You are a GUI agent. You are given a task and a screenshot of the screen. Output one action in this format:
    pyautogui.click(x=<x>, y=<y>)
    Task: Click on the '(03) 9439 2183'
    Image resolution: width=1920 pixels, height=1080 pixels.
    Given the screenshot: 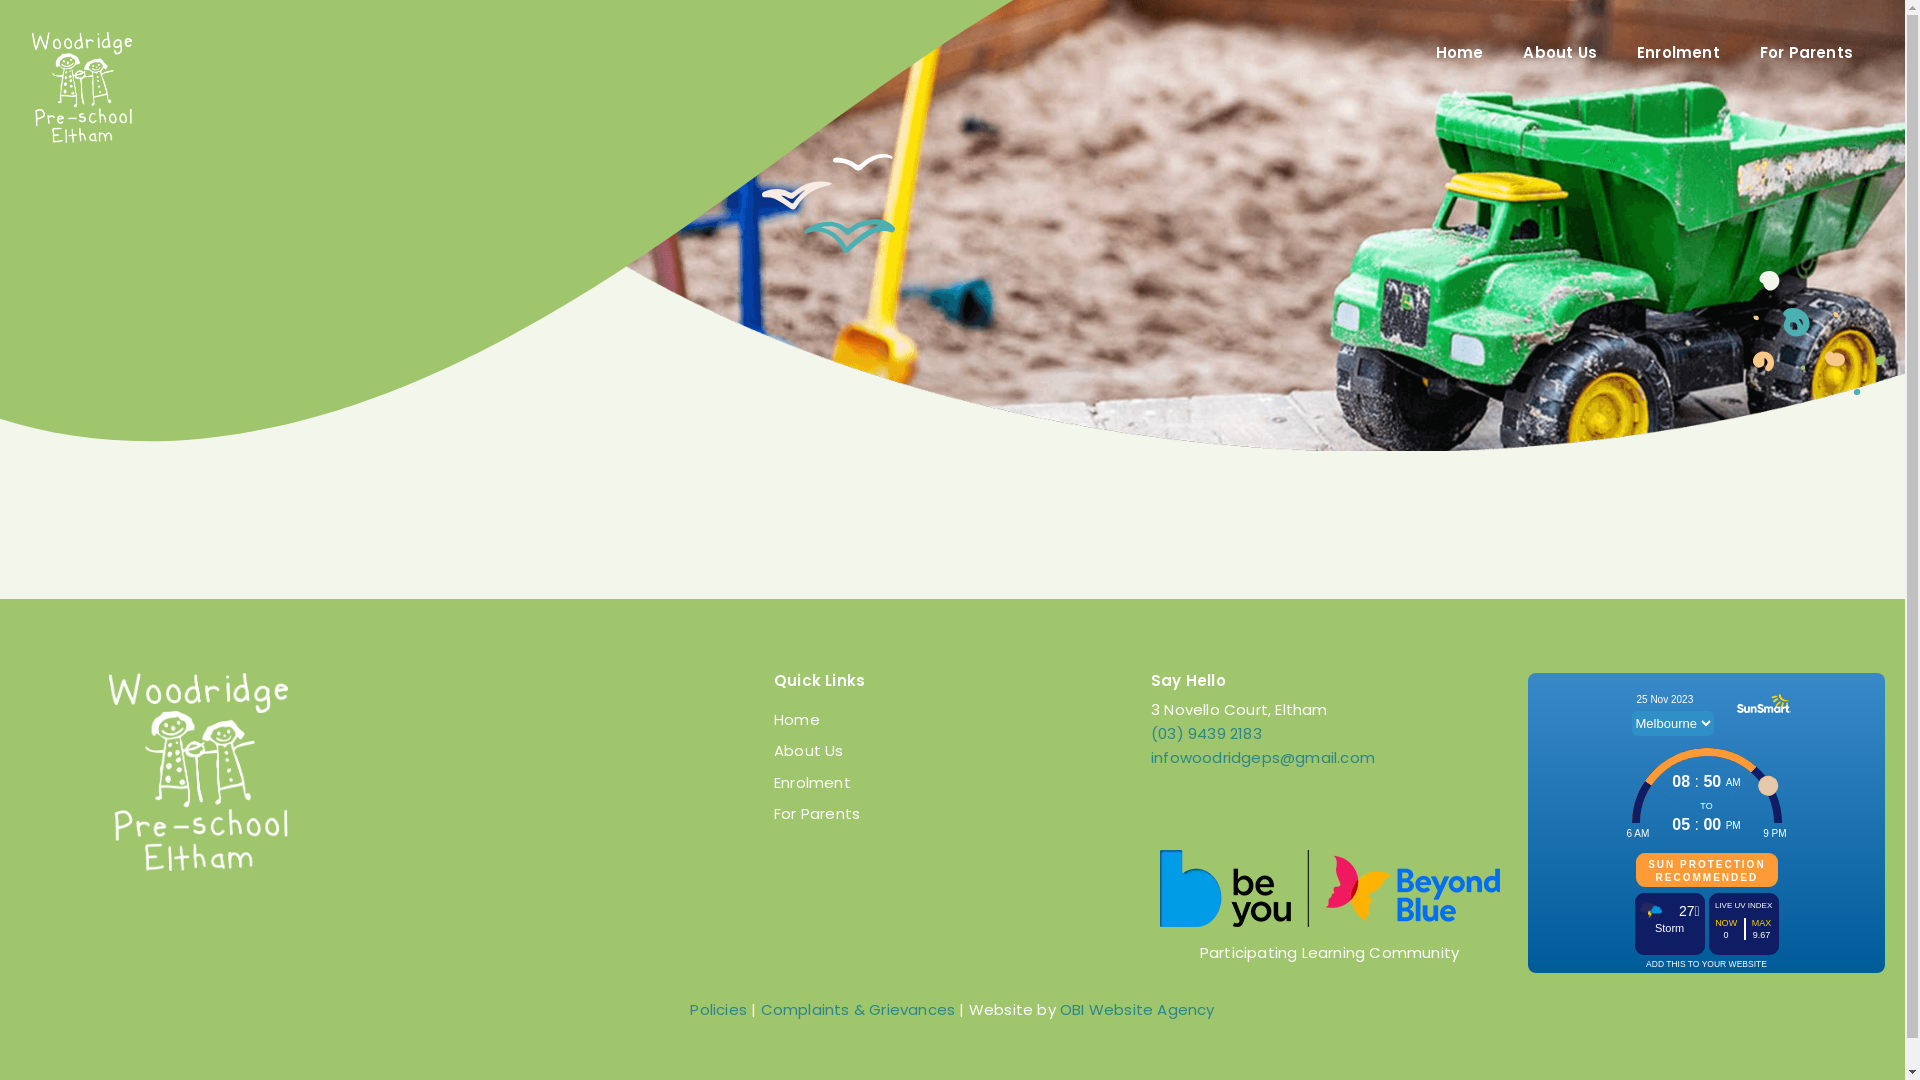 What is the action you would take?
    pyautogui.click(x=1205, y=733)
    